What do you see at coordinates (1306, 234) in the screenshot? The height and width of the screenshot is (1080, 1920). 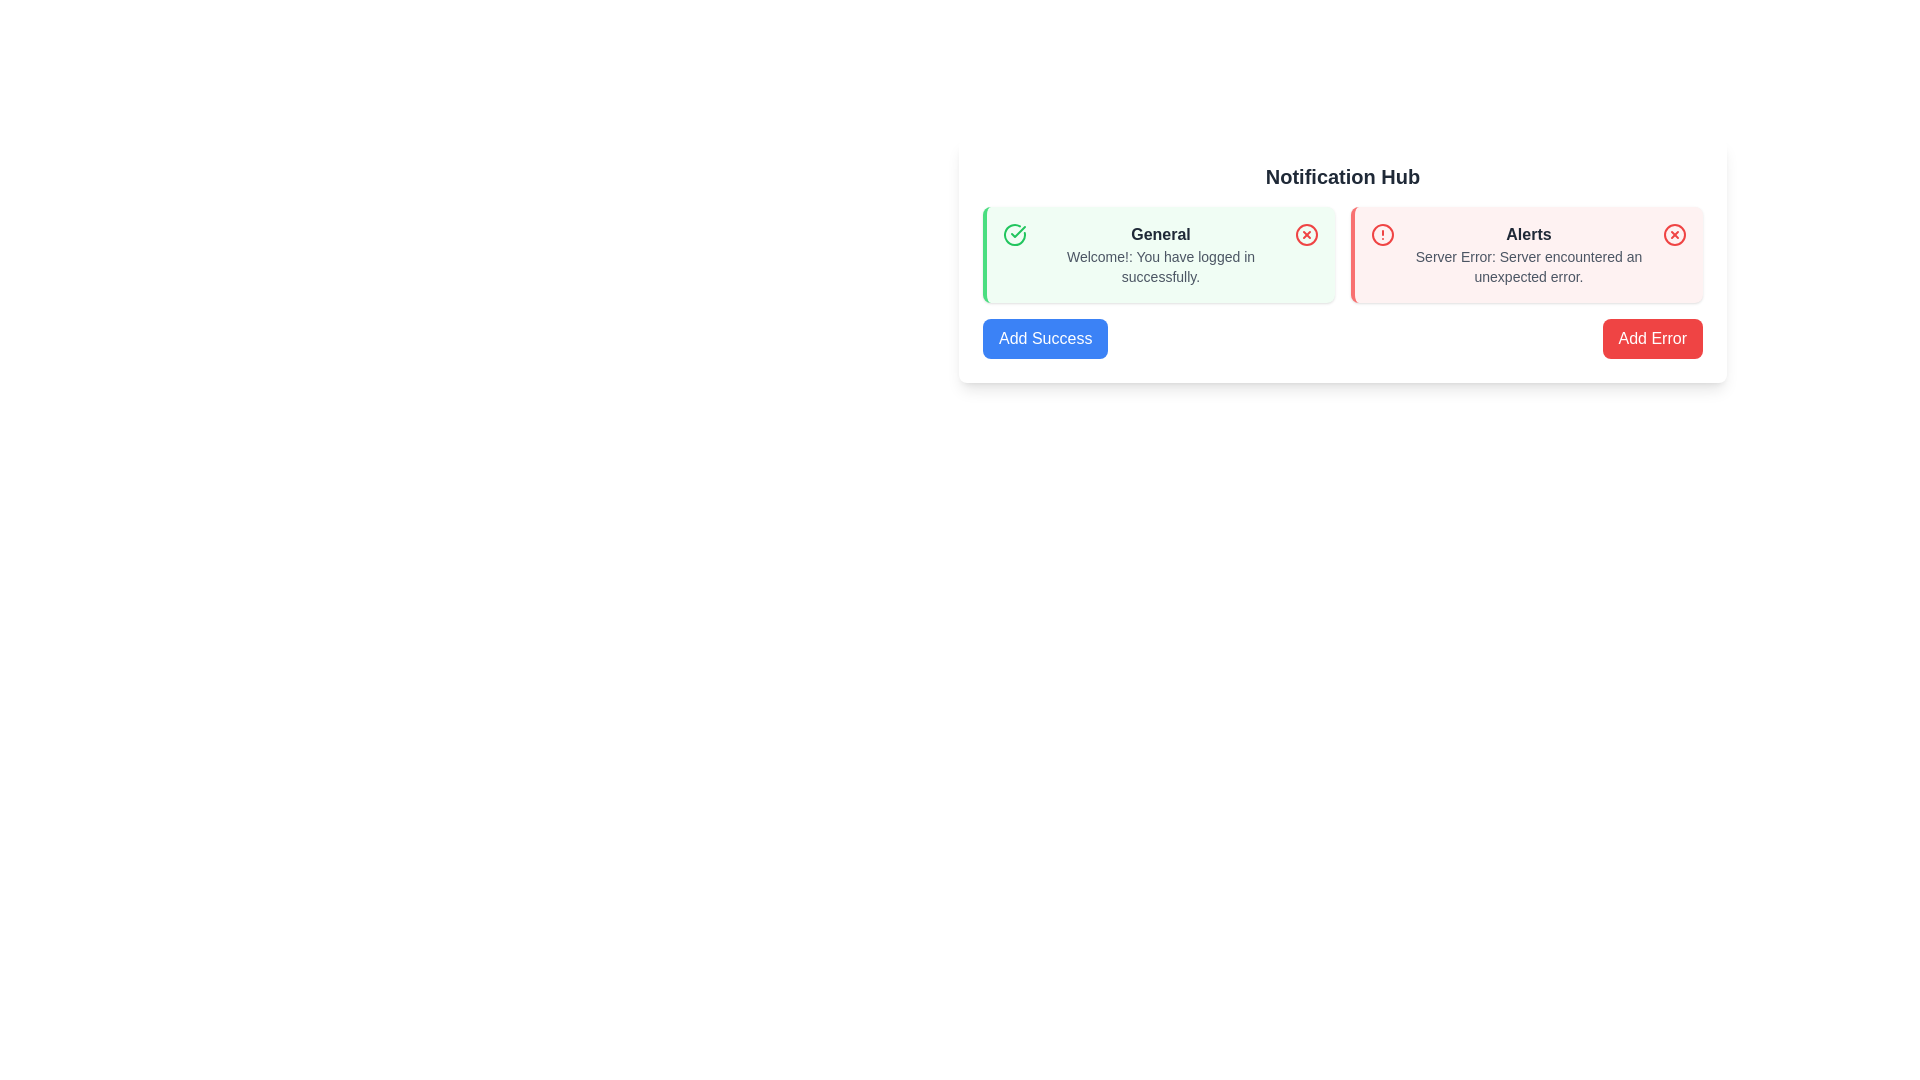 I see `the close button located at the top-right corner of the 'General' notification card` at bounding box center [1306, 234].